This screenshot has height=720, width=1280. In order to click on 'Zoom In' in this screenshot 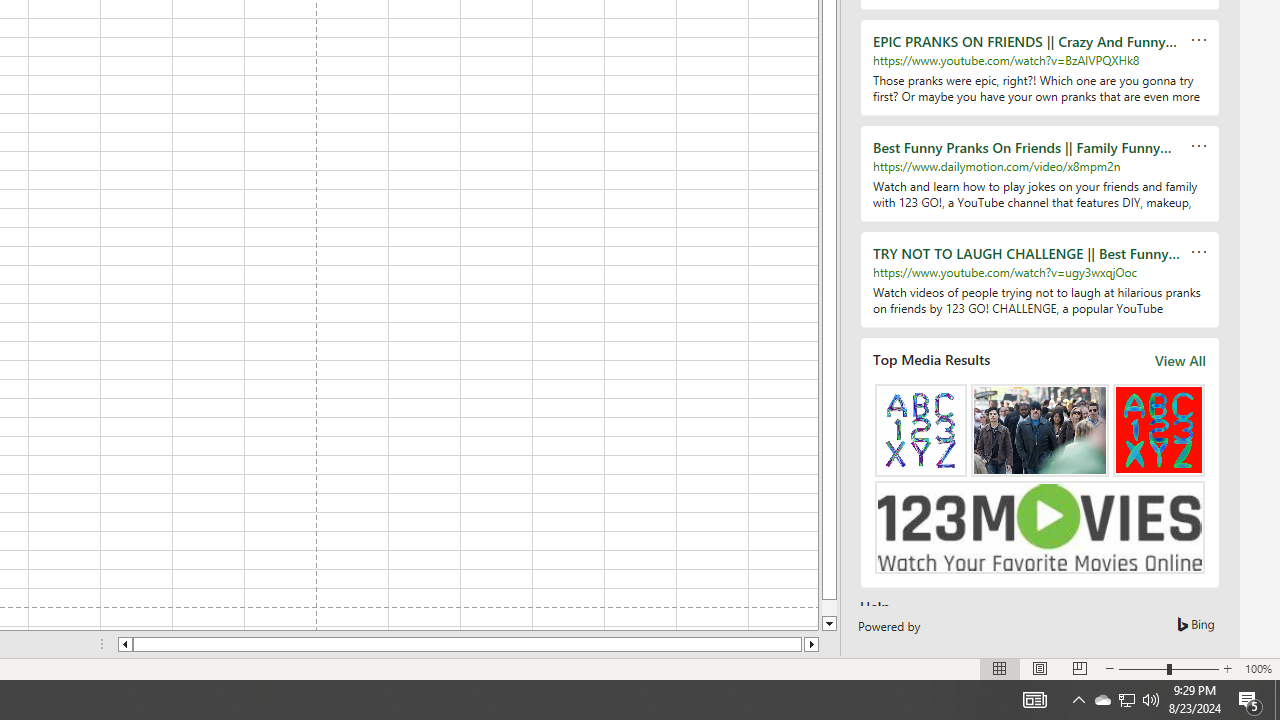, I will do `click(1226, 669)`.